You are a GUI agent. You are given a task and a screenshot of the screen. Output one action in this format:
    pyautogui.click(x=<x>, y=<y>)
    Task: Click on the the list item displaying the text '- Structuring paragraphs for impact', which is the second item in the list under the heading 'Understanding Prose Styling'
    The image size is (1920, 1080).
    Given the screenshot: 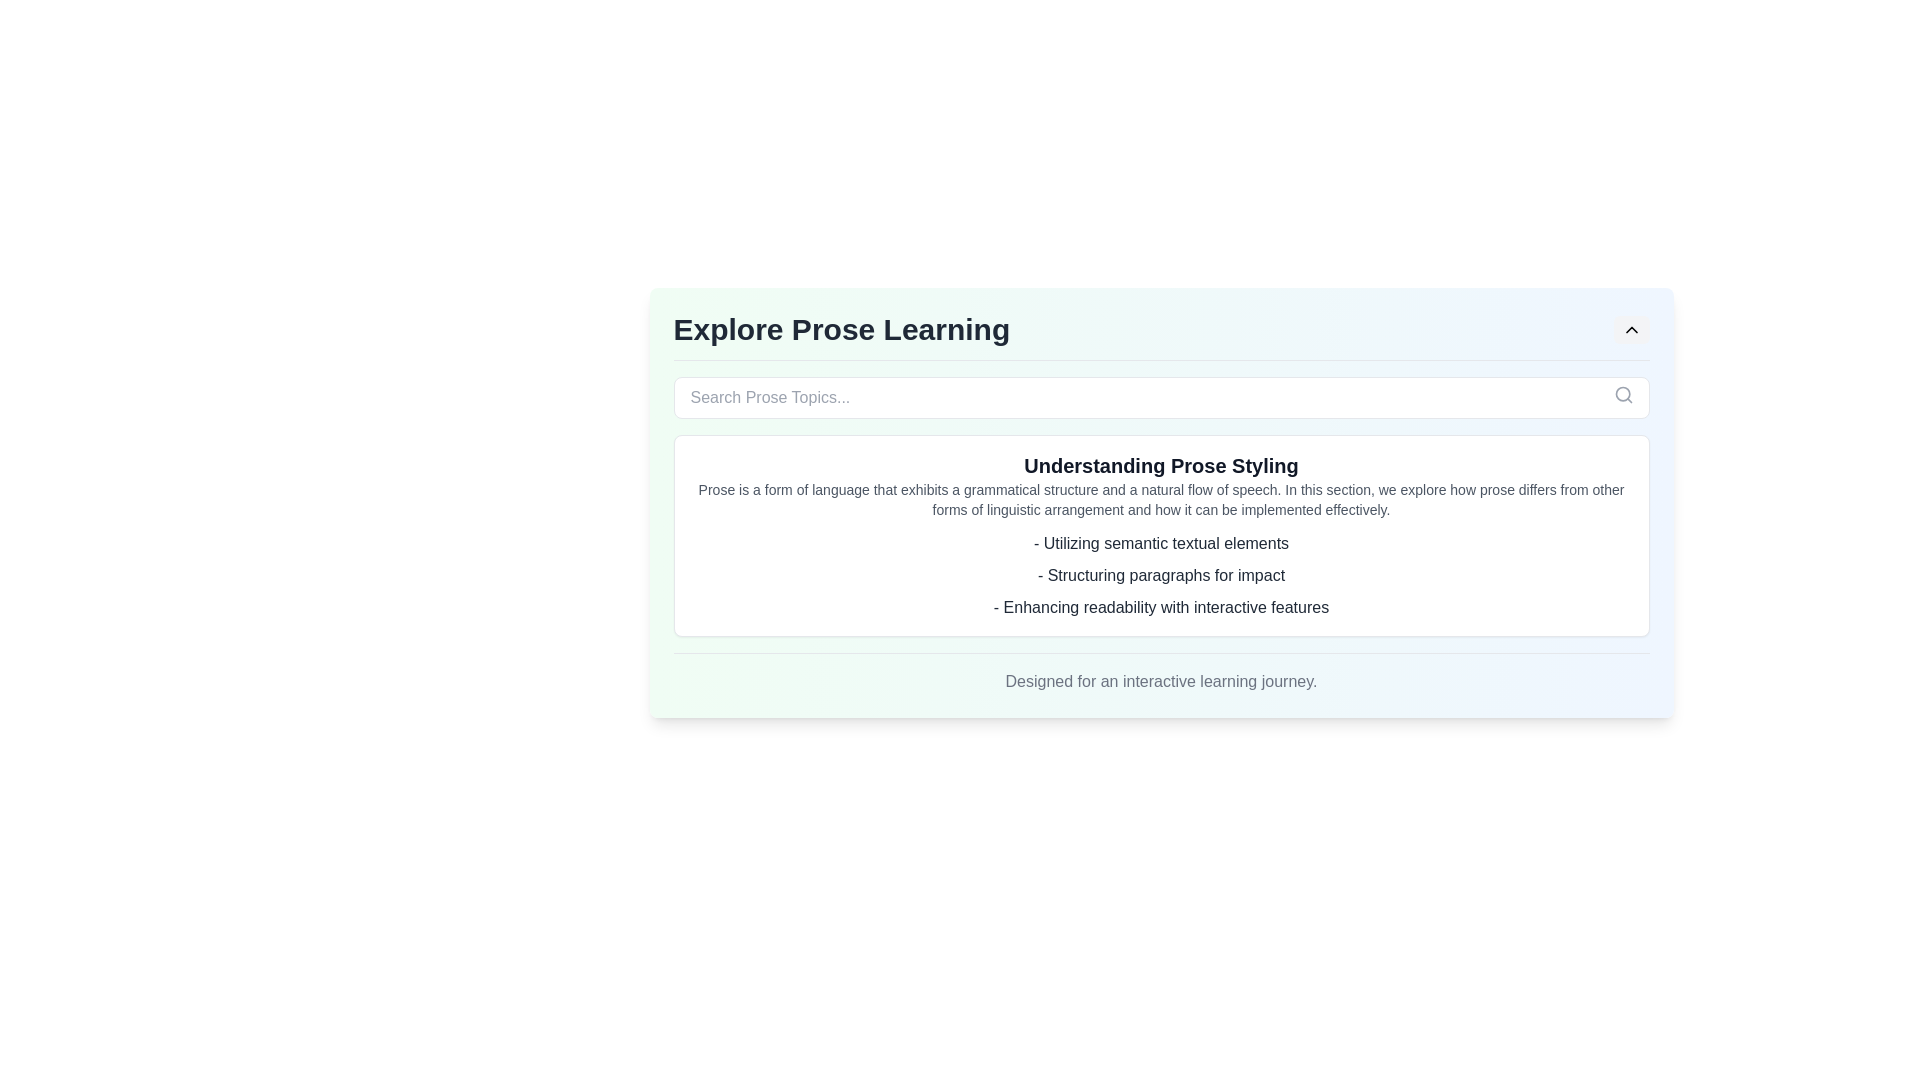 What is the action you would take?
    pyautogui.click(x=1161, y=575)
    